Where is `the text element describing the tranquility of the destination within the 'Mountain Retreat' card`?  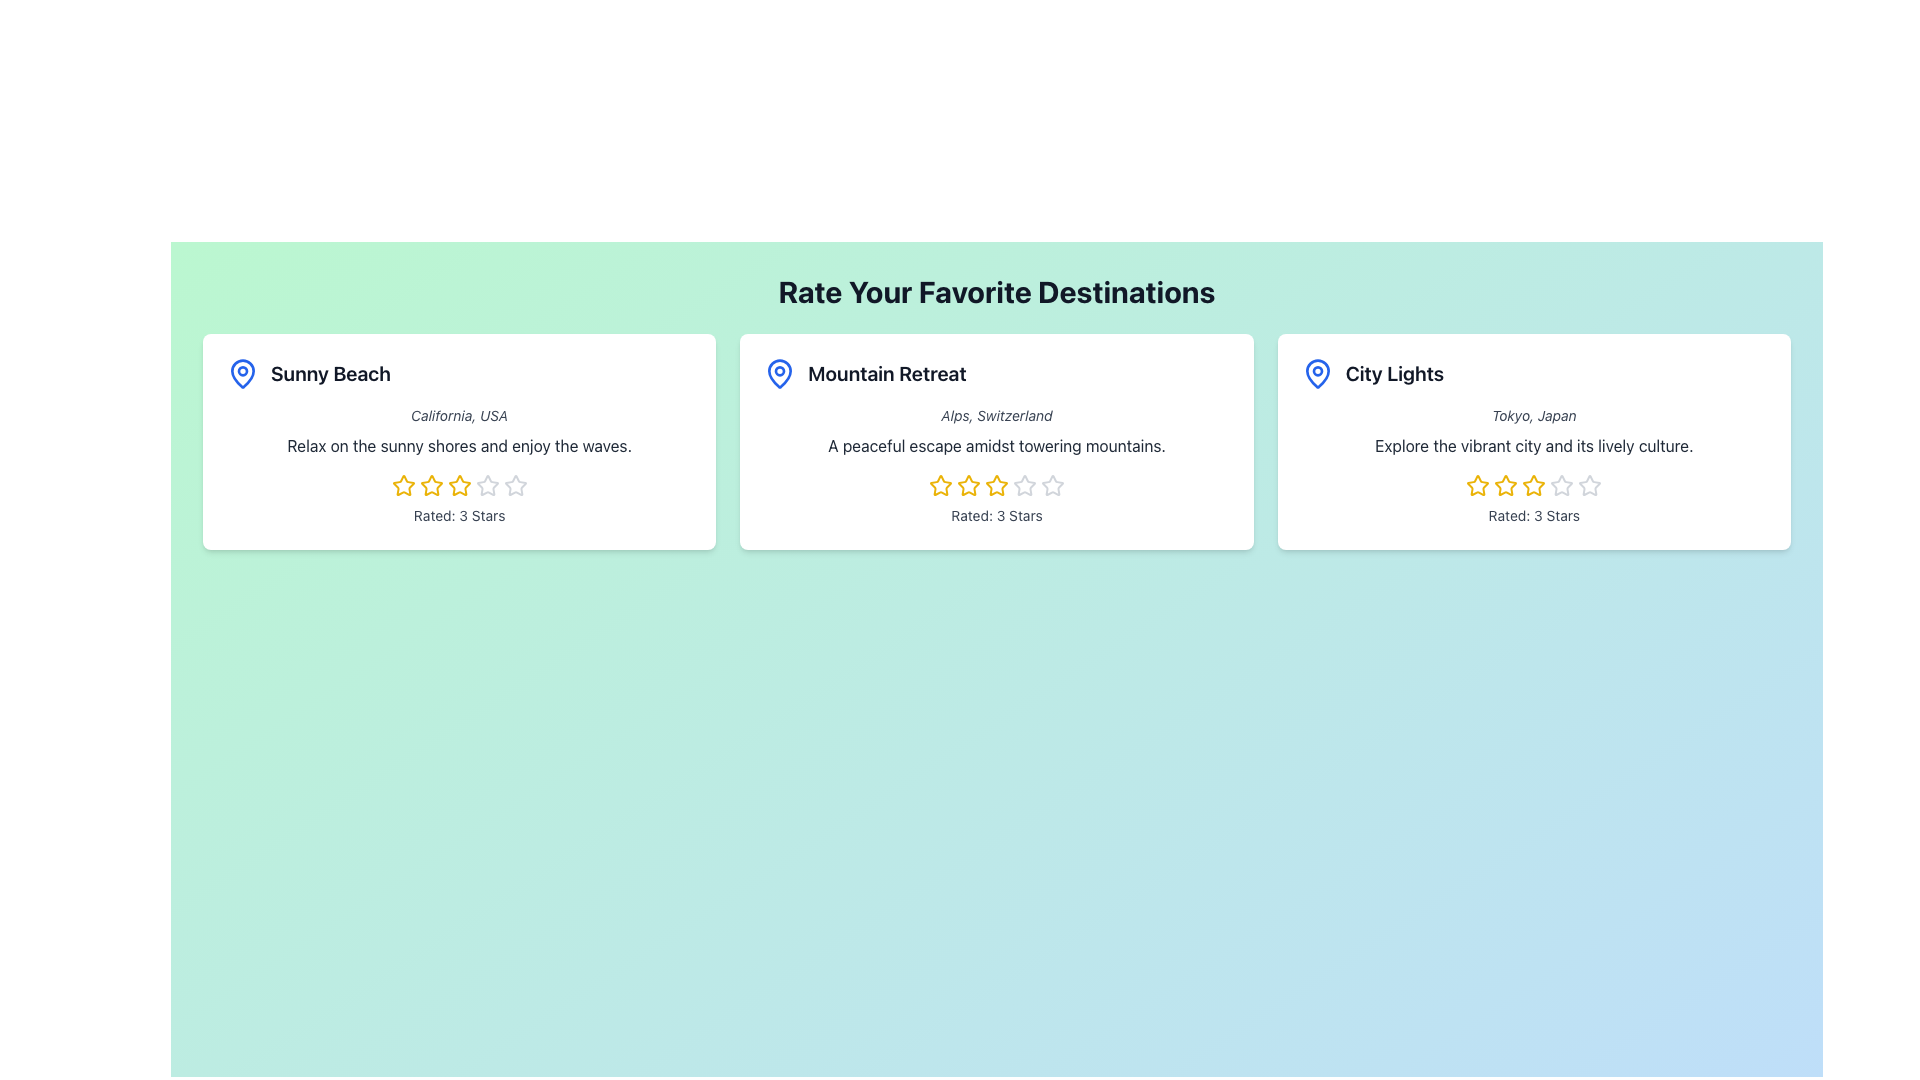 the text element describing the tranquility of the destination within the 'Mountain Retreat' card is located at coordinates (997, 445).